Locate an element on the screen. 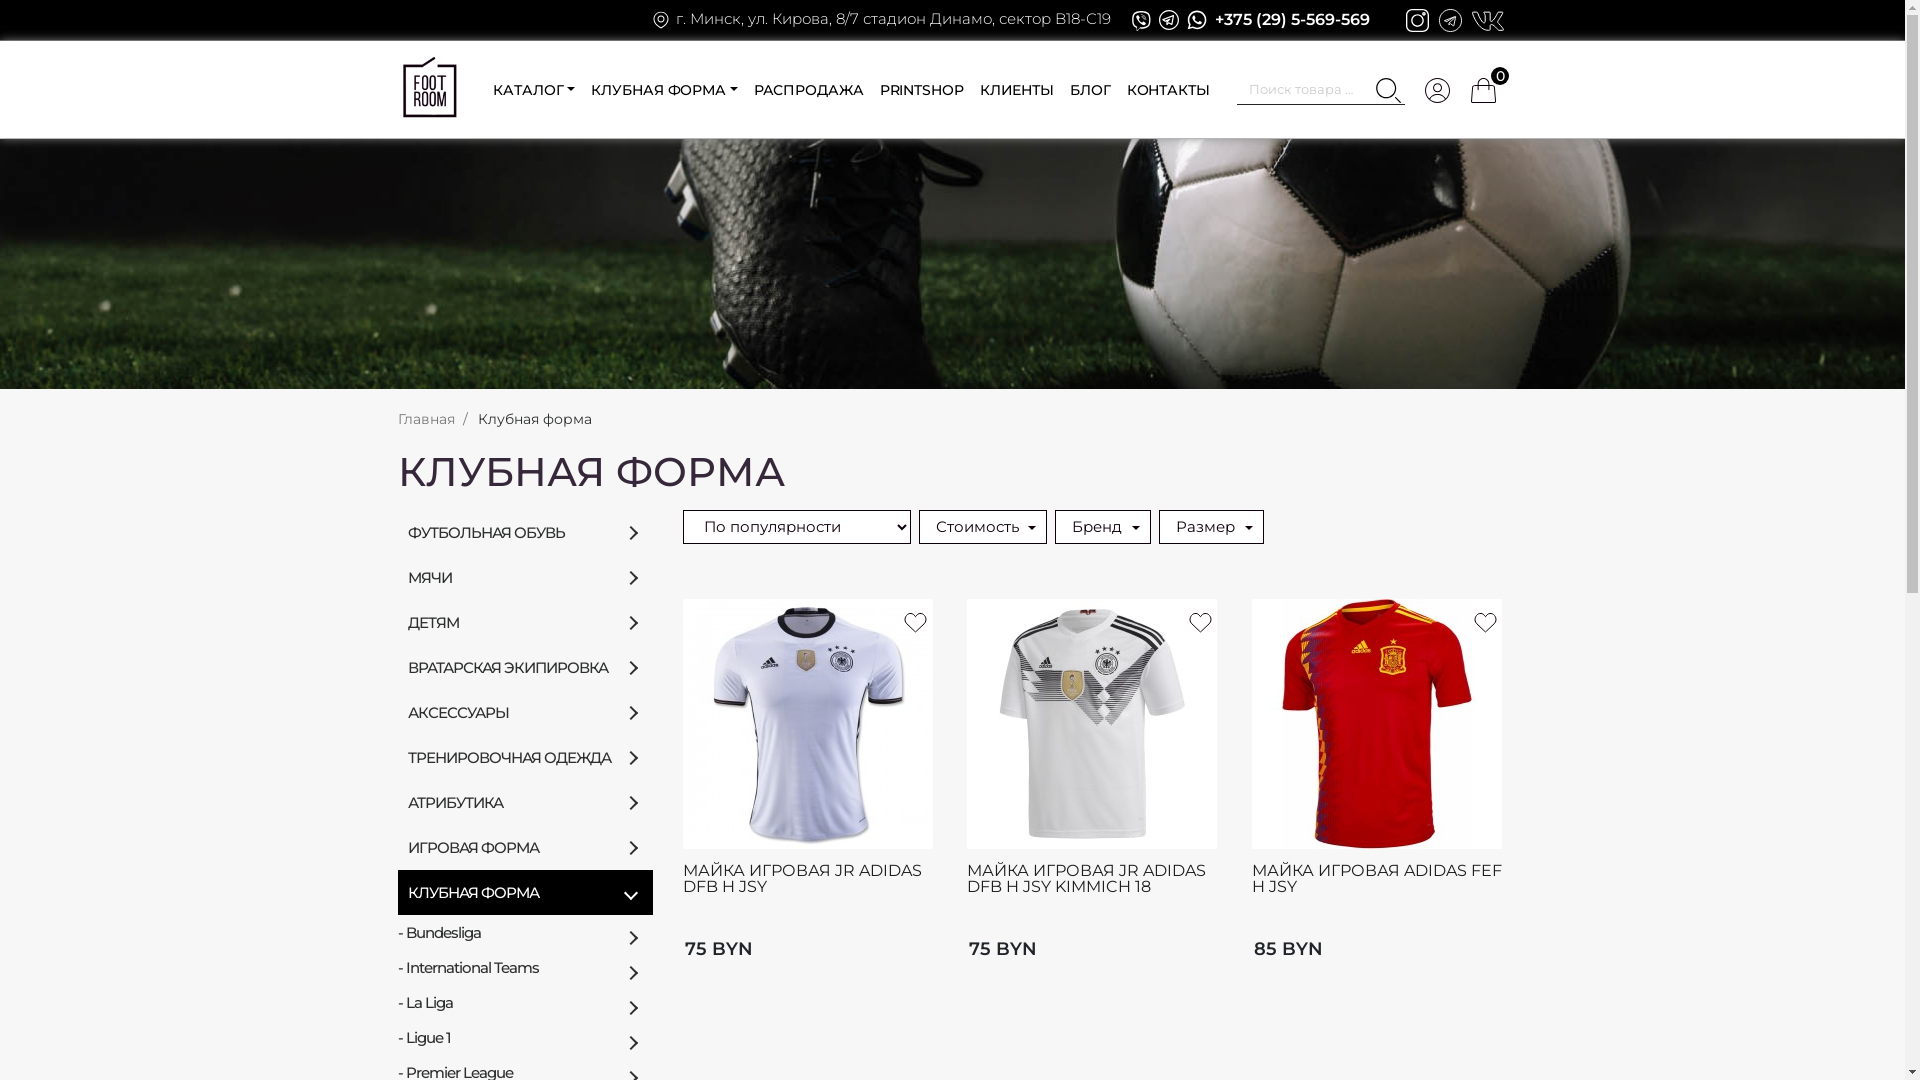  '- Ligue 1' is located at coordinates (525, 1036).